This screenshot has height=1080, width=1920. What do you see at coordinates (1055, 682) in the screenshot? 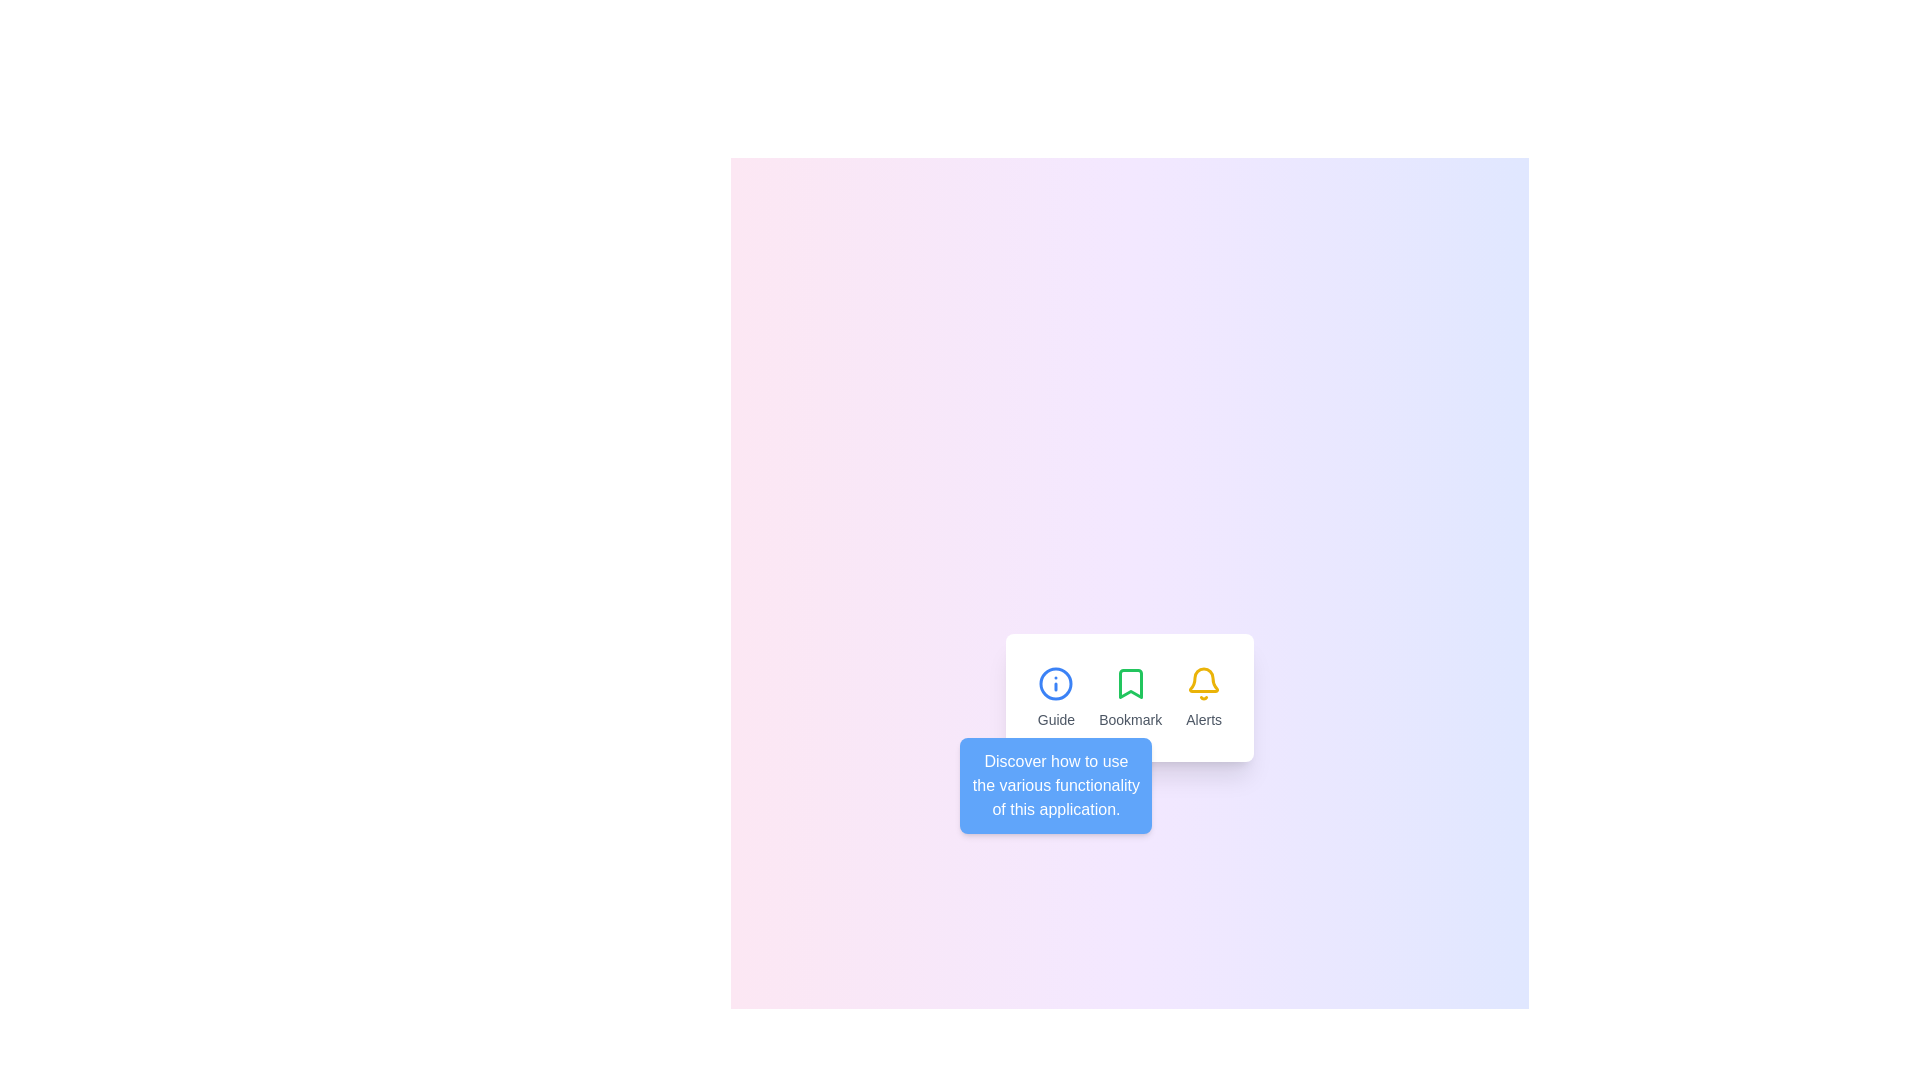
I see `the circular blue icon button featuring the 'i' symbol, which is located within a card labeled 'Guide'` at bounding box center [1055, 682].